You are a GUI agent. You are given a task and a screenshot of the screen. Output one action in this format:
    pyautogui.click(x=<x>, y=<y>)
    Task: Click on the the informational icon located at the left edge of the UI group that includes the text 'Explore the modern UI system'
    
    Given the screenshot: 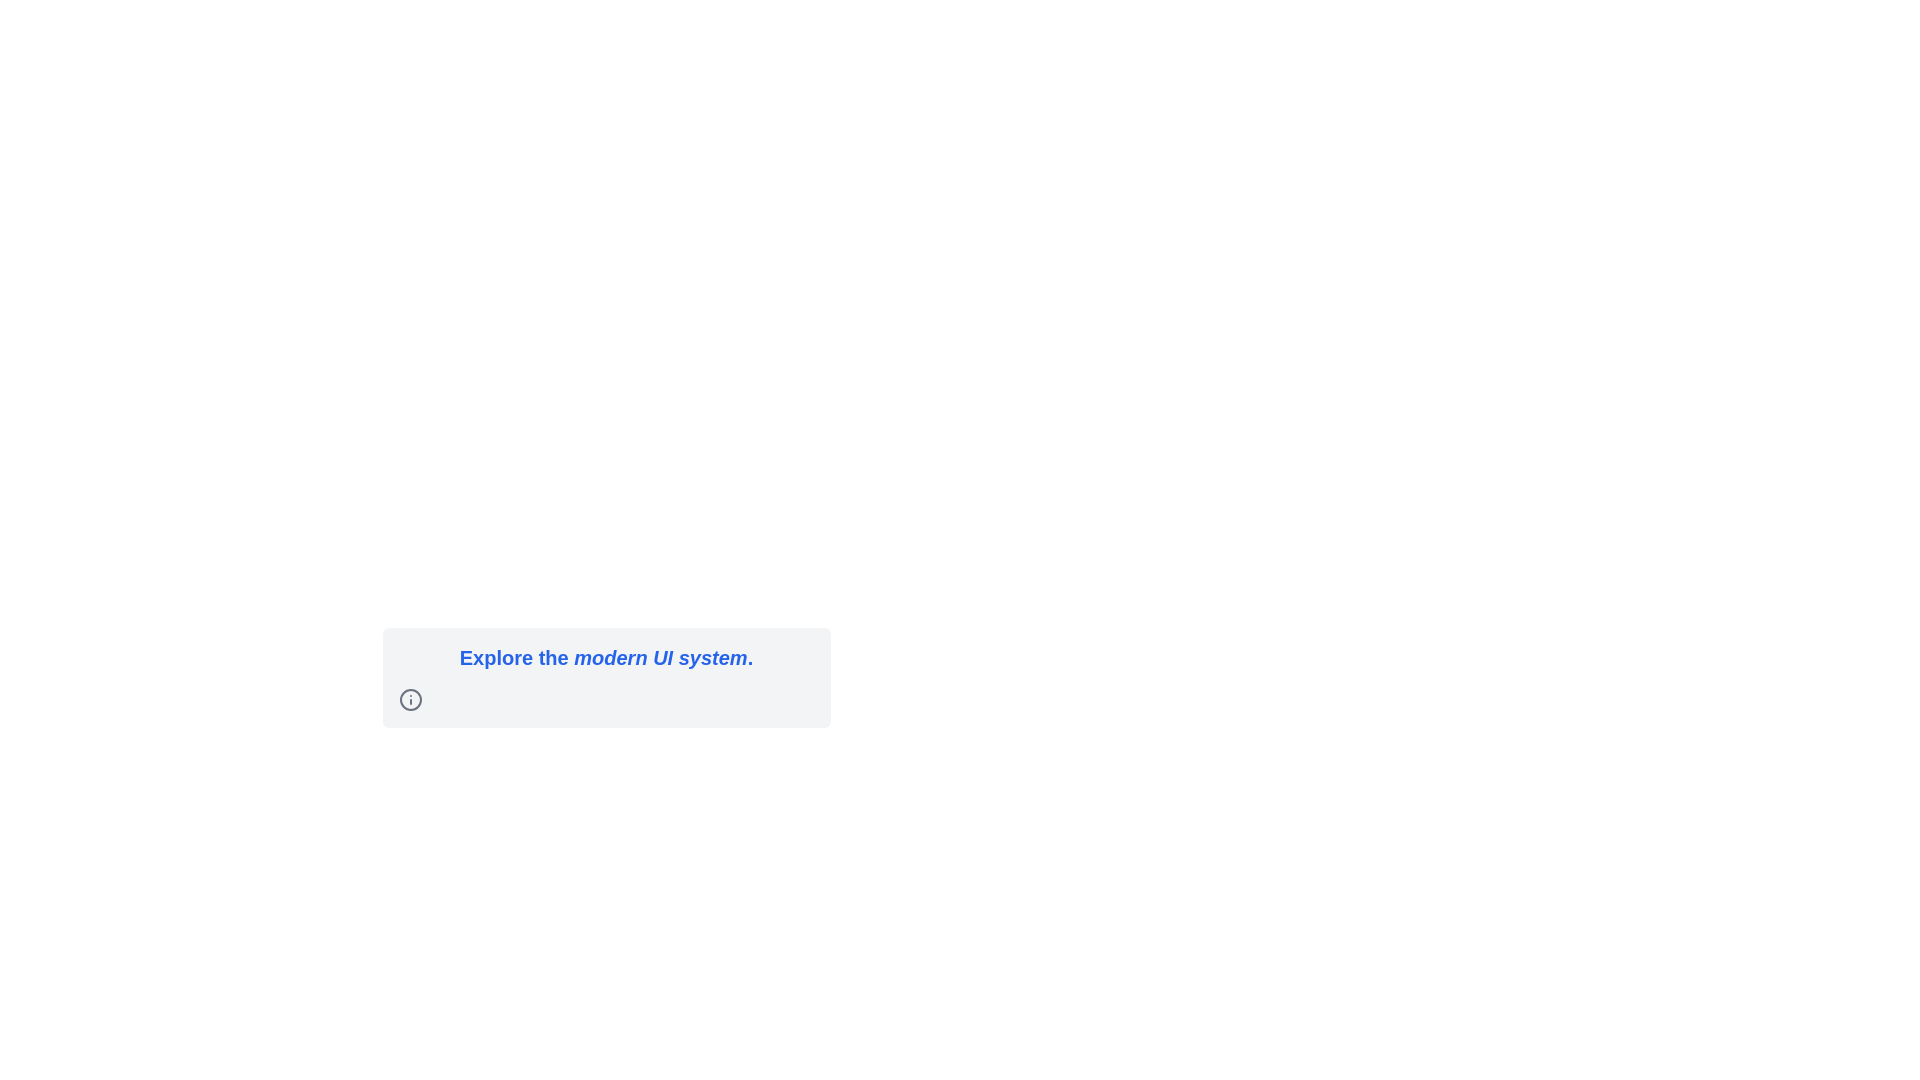 What is the action you would take?
    pyautogui.click(x=409, y=698)
    